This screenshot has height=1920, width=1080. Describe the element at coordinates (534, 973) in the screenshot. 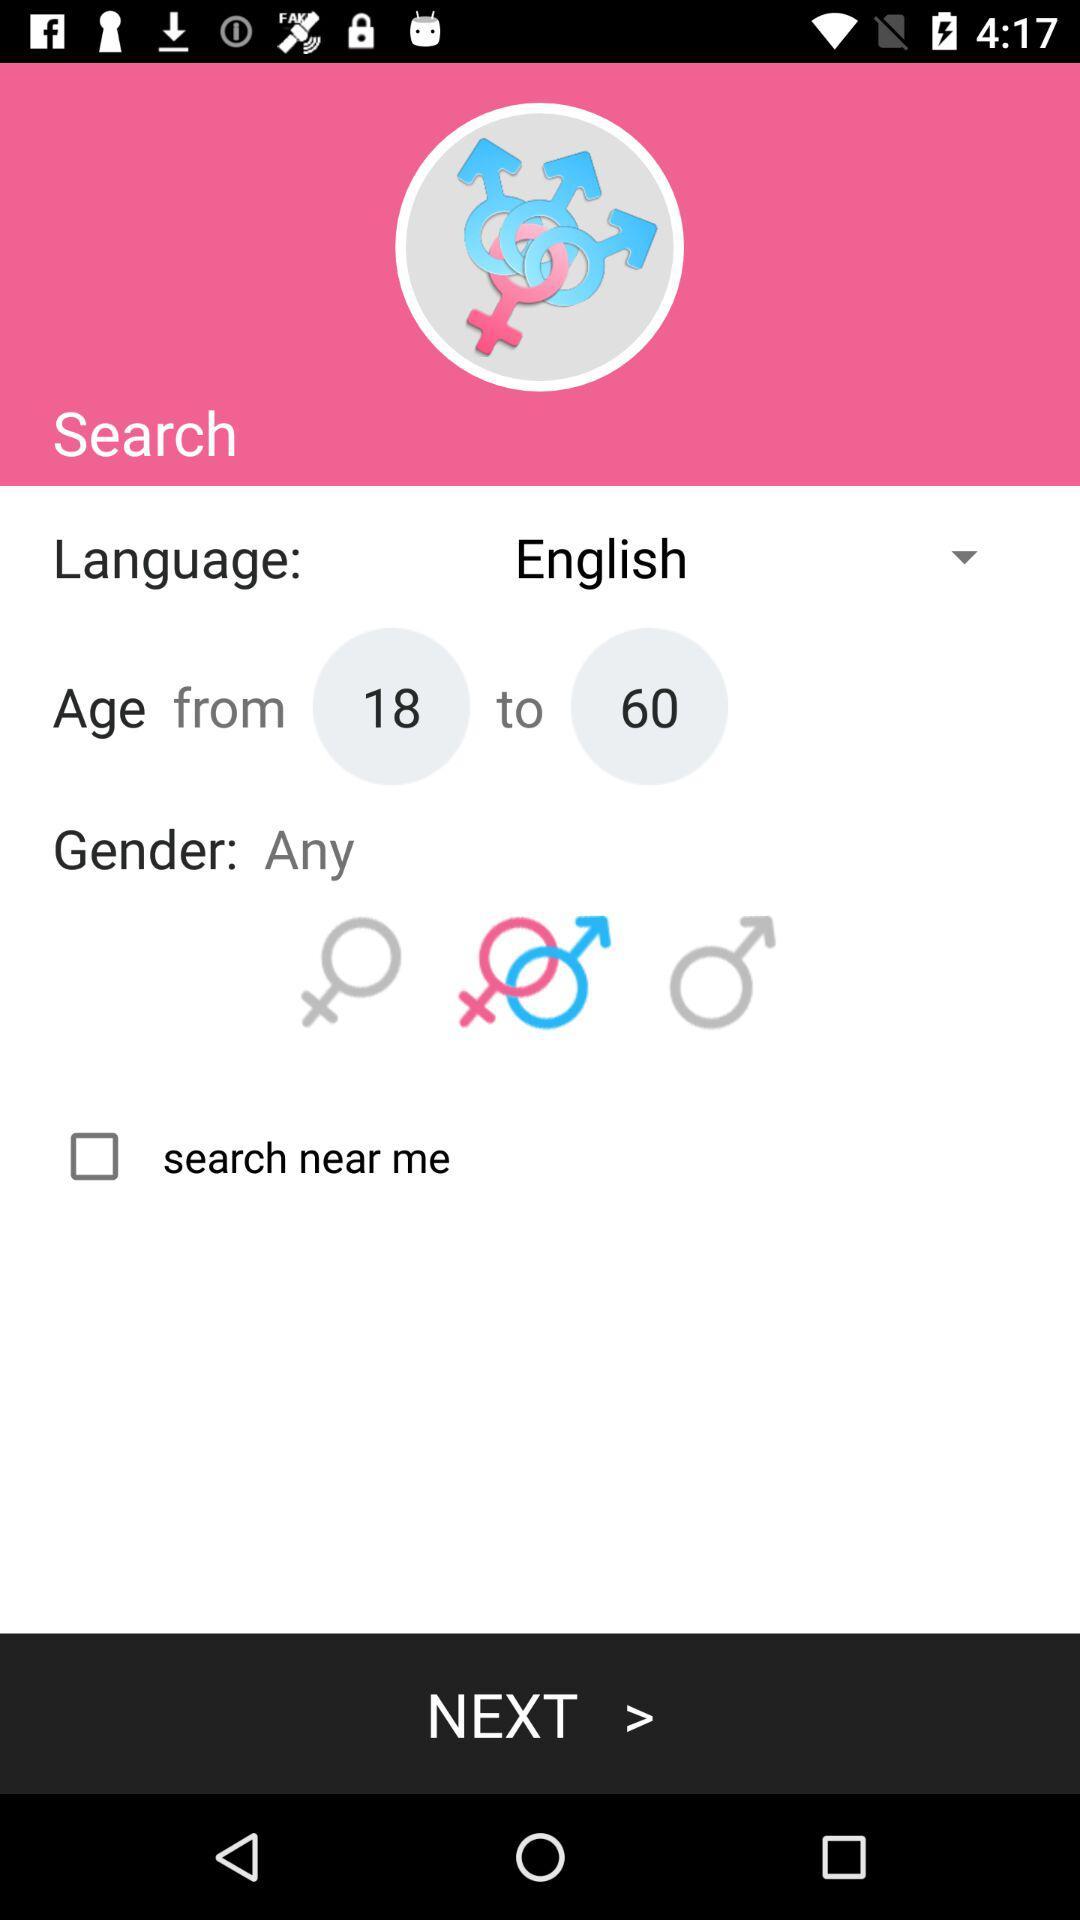

I see `set the any gender option` at that location.